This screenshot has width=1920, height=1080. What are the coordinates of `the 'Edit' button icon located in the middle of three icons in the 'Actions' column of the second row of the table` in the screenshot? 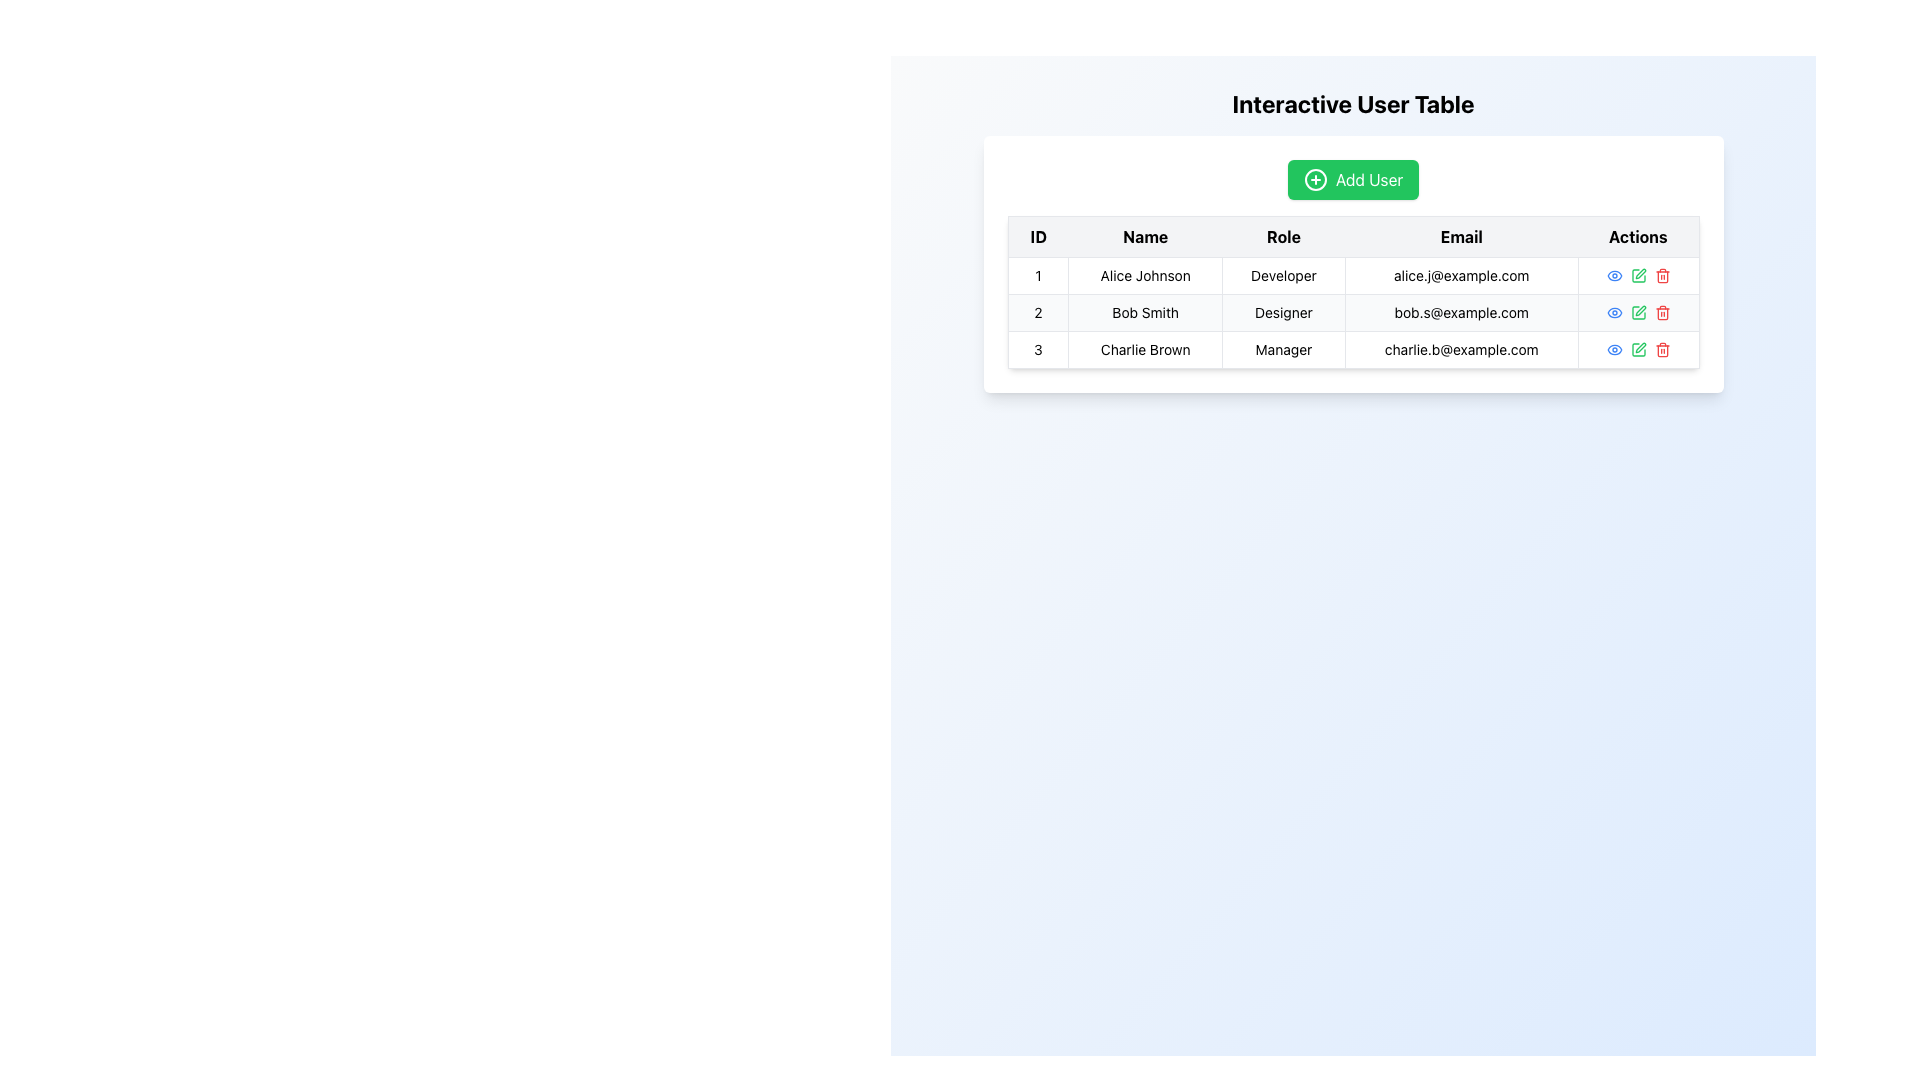 It's located at (1638, 312).